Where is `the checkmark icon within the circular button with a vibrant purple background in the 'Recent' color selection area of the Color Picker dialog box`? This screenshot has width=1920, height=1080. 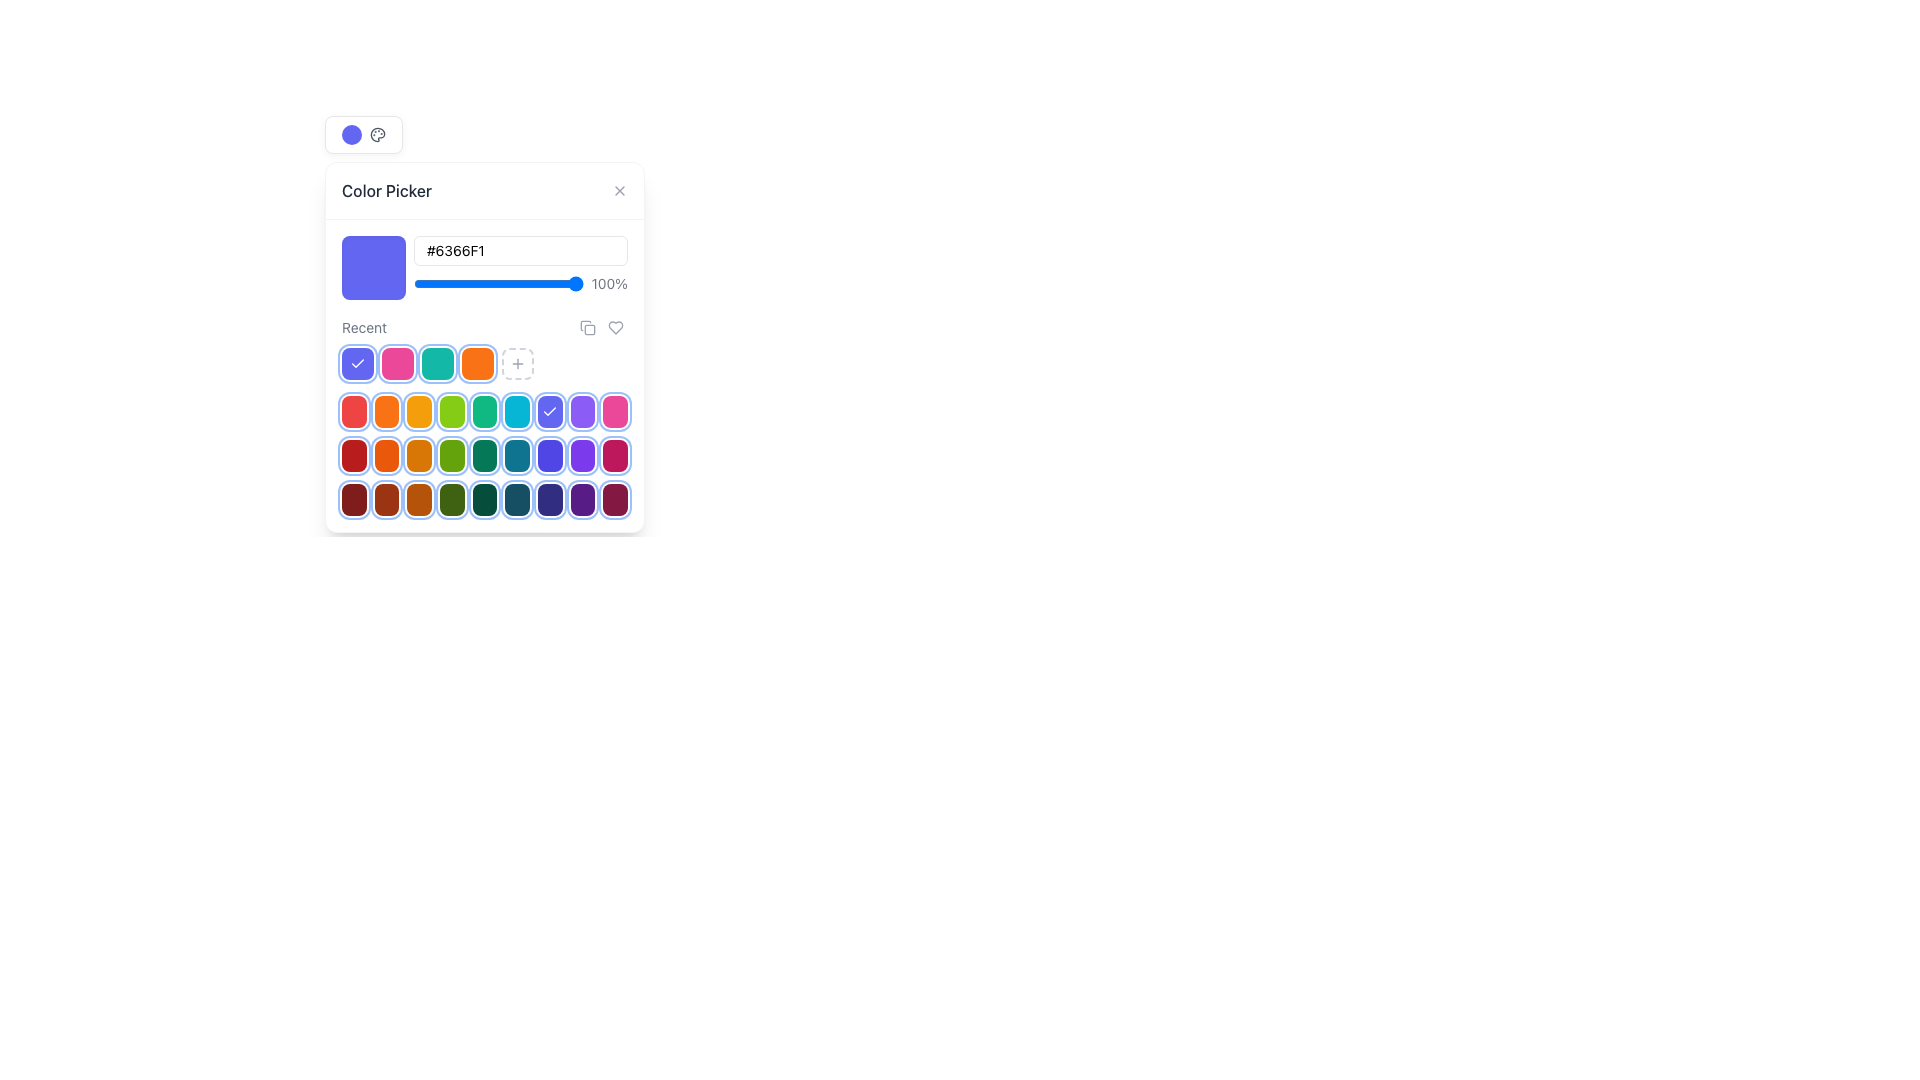 the checkmark icon within the circular button with a vibrant purple background in the 'Recent' color selection area of the Color Picker dialog box is located at coordinates (358, 363).